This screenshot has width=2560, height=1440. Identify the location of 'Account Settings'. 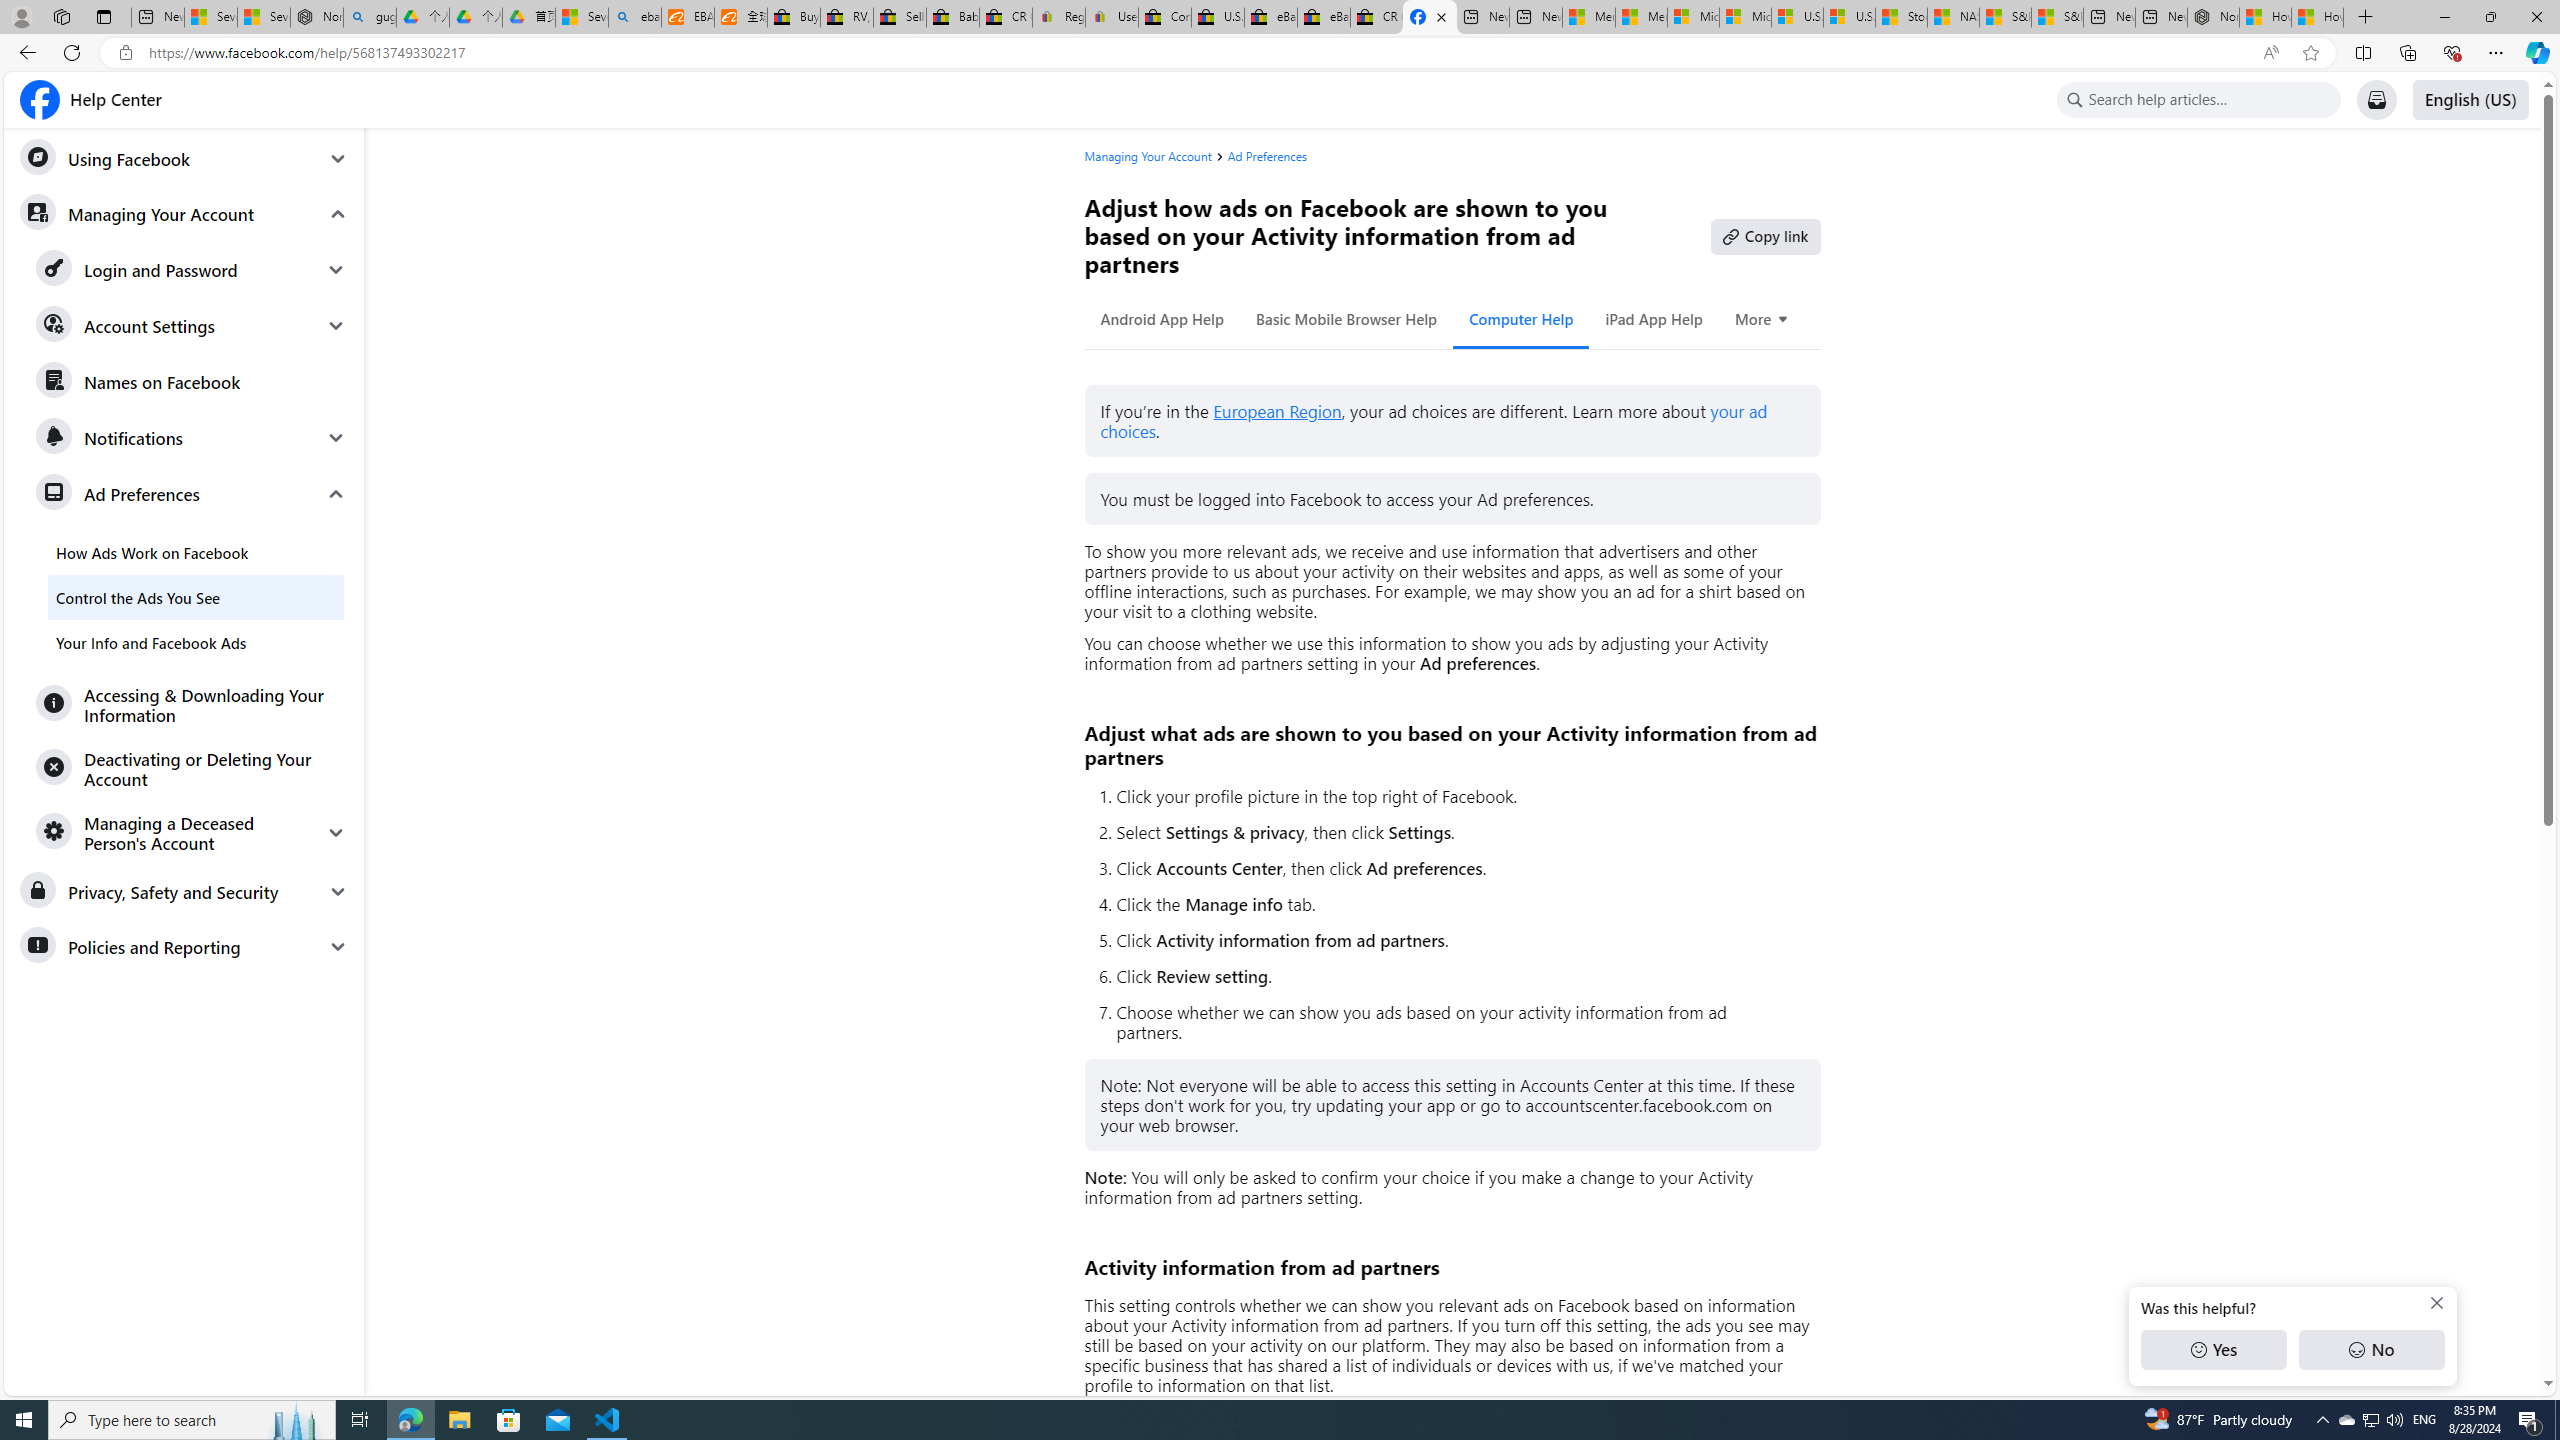
(191, 325).